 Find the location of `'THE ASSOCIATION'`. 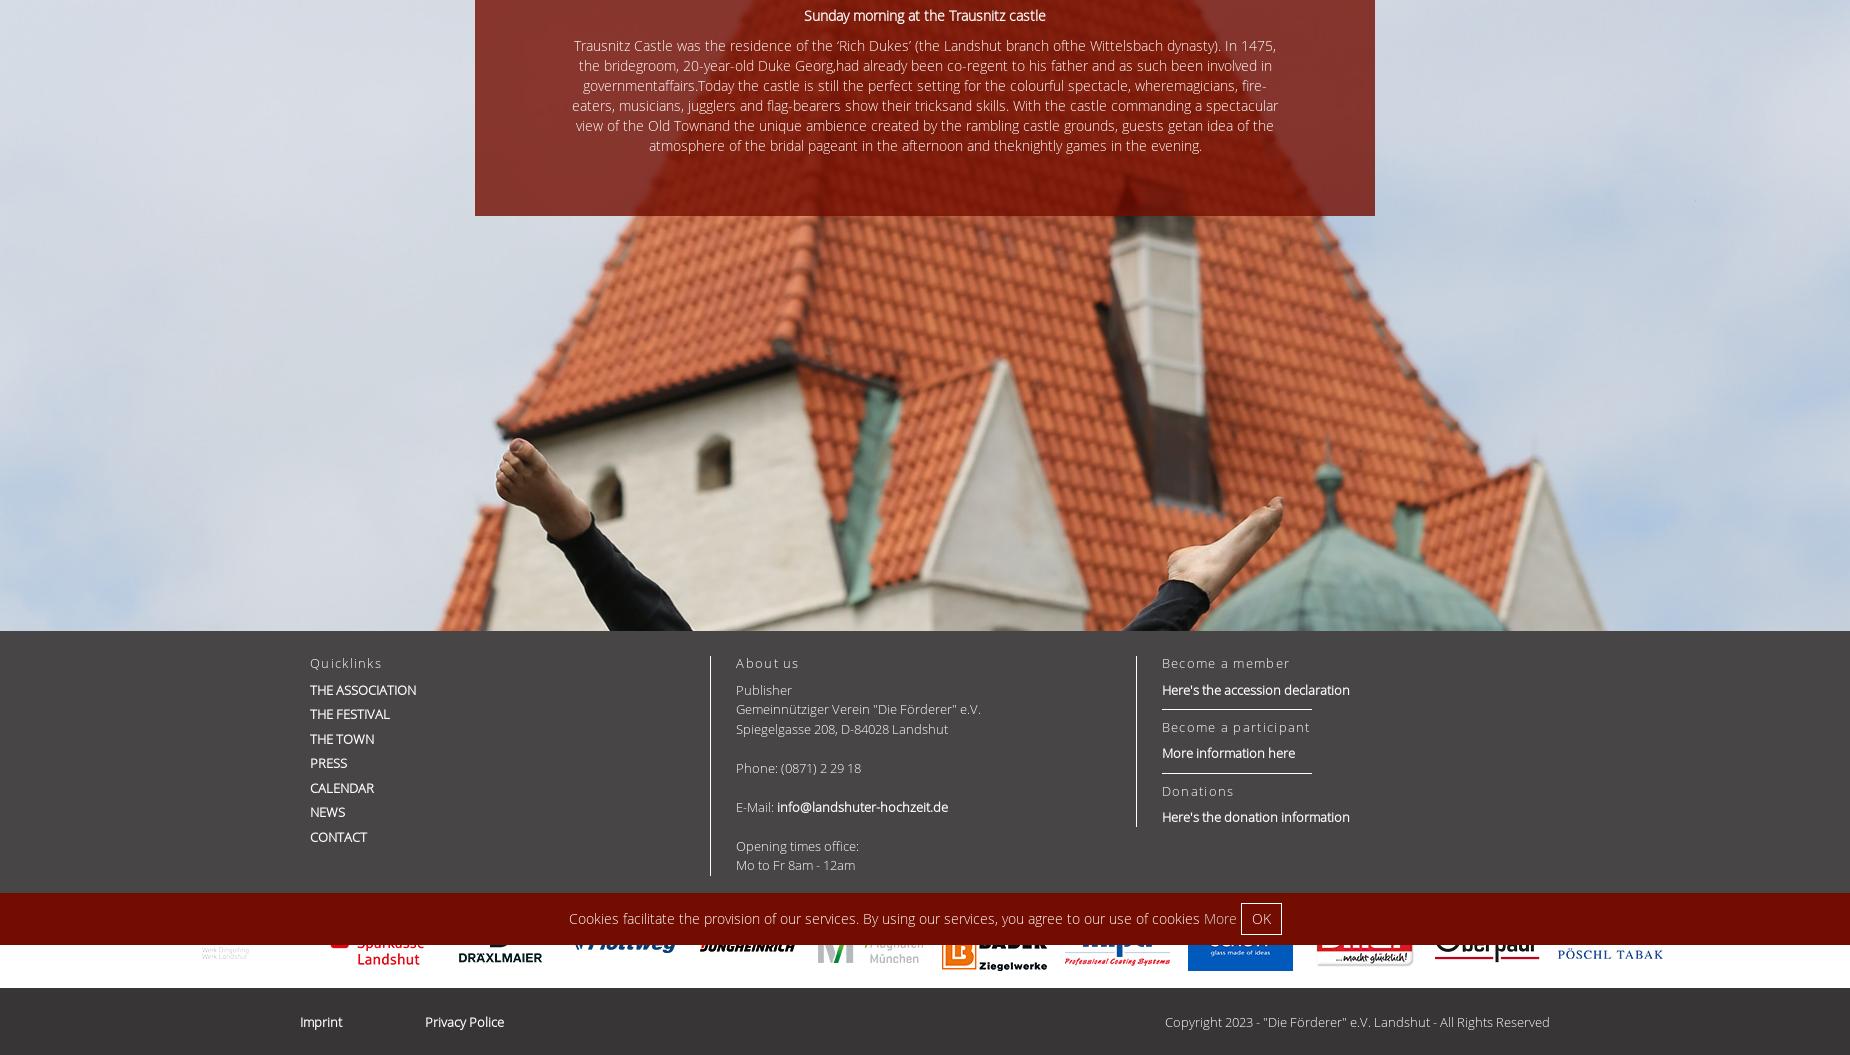

'THE ASSOCIATION' is located at coordinates (361, 688).